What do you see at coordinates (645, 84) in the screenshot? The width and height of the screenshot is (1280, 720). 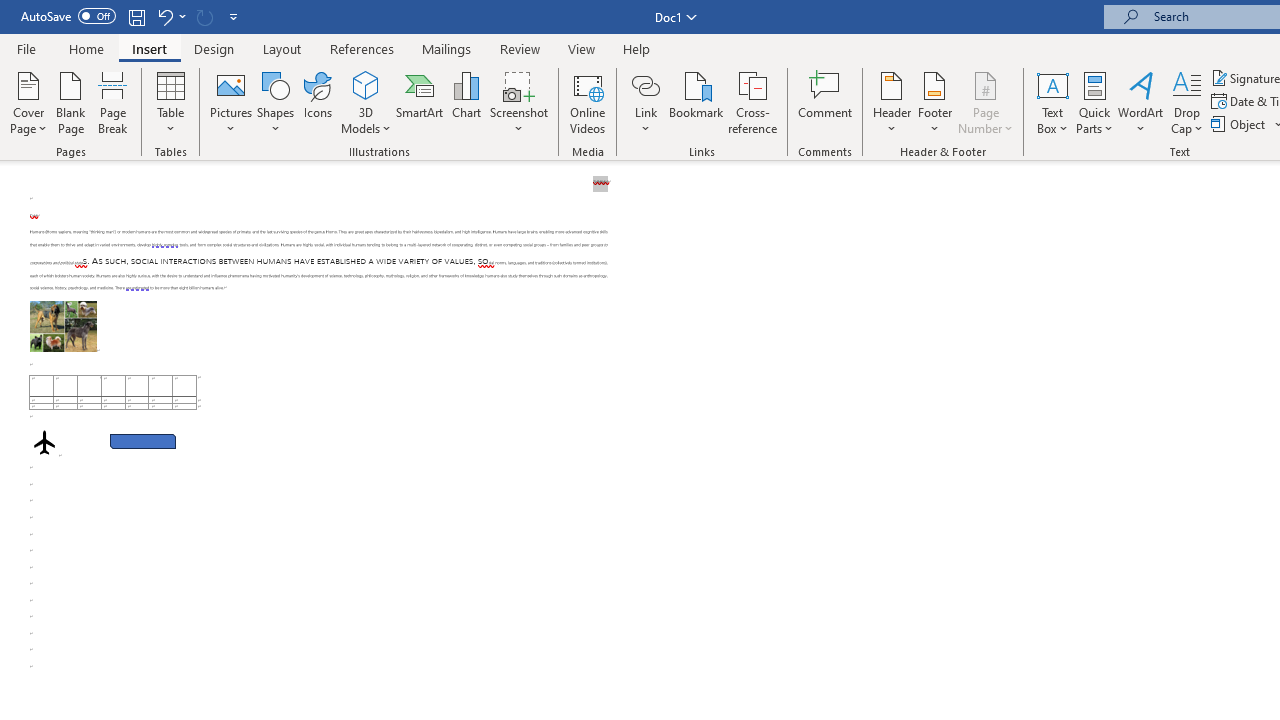 I see `'Link'` at bounding box center [645, 84].